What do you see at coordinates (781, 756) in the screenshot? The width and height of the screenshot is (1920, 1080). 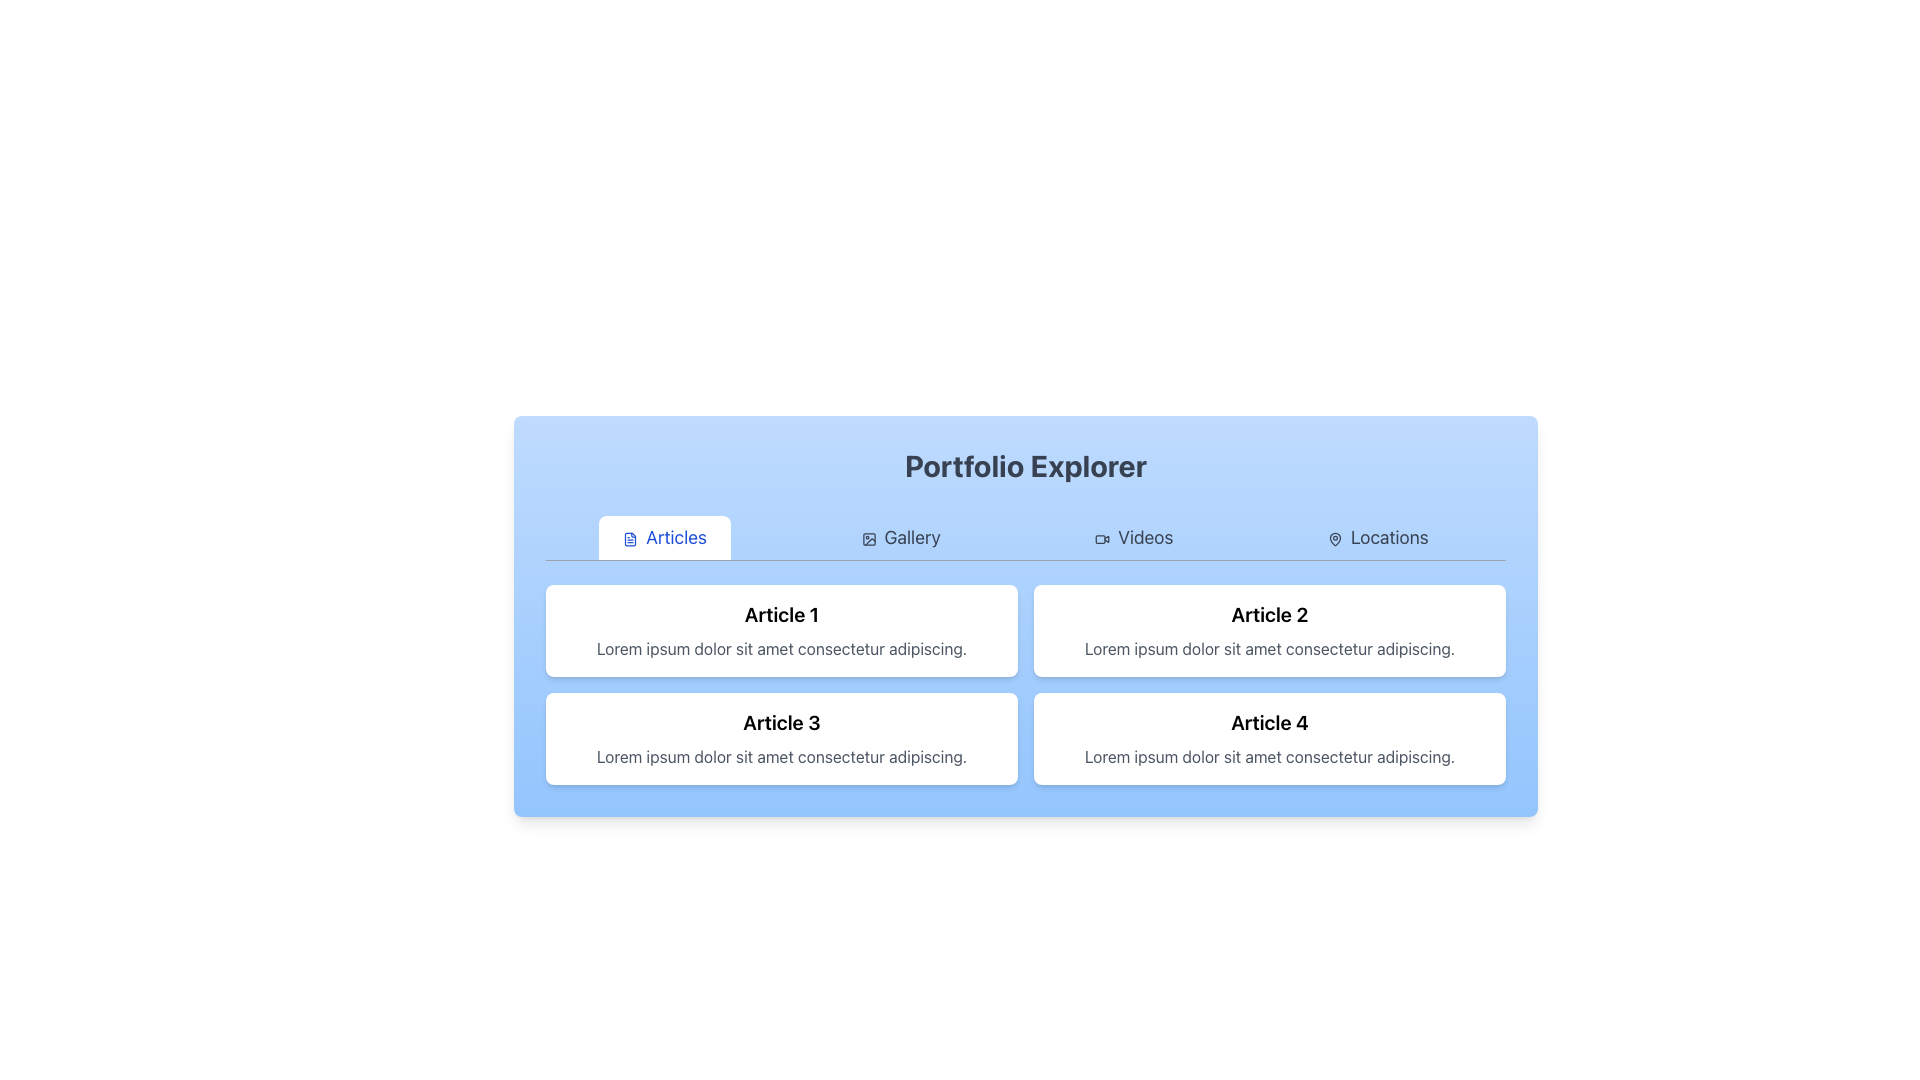 I see `the text block that provides additional context for the 'Article 3' card located in the bottom left quadrant of the four-card grid layout` at bounding box center [781, 756].